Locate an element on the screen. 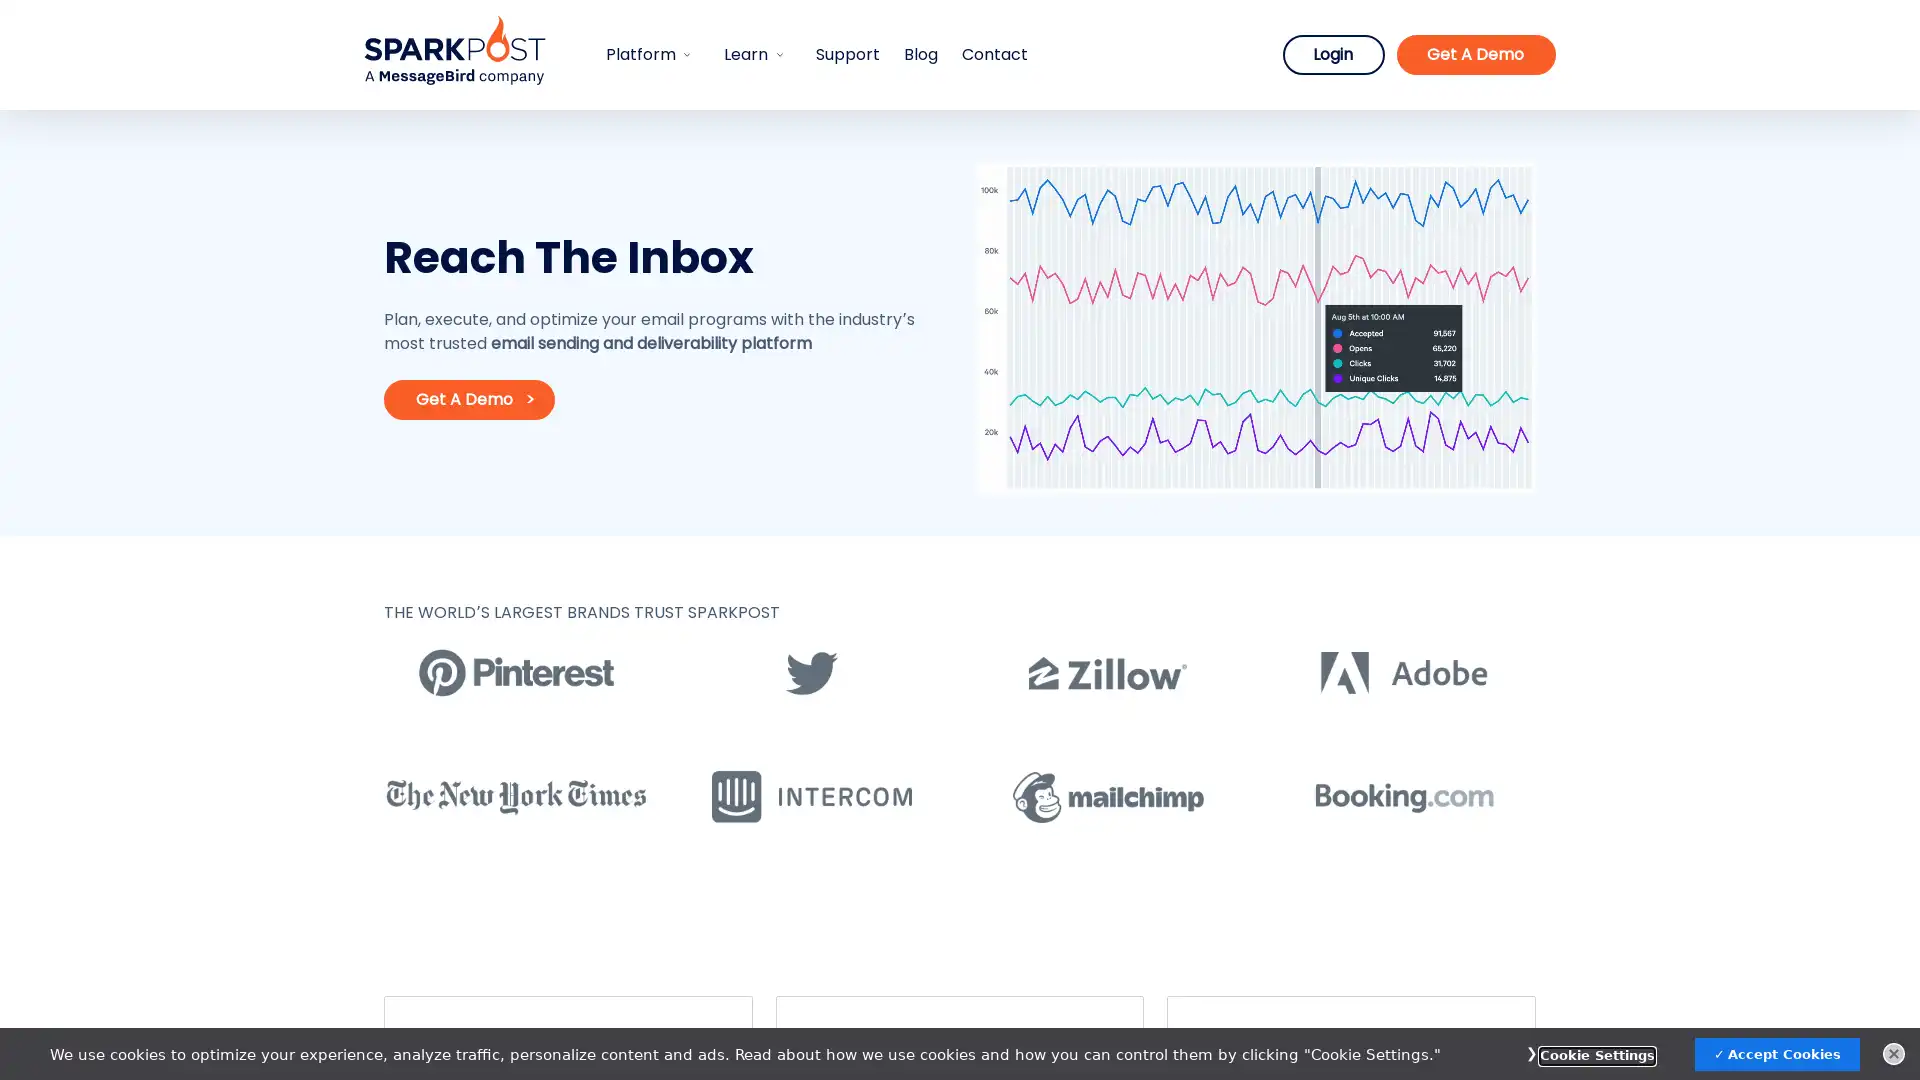 This screenshot has width=1920, height=1080. Cookie Settings is located at coordinates (1596, 1054).